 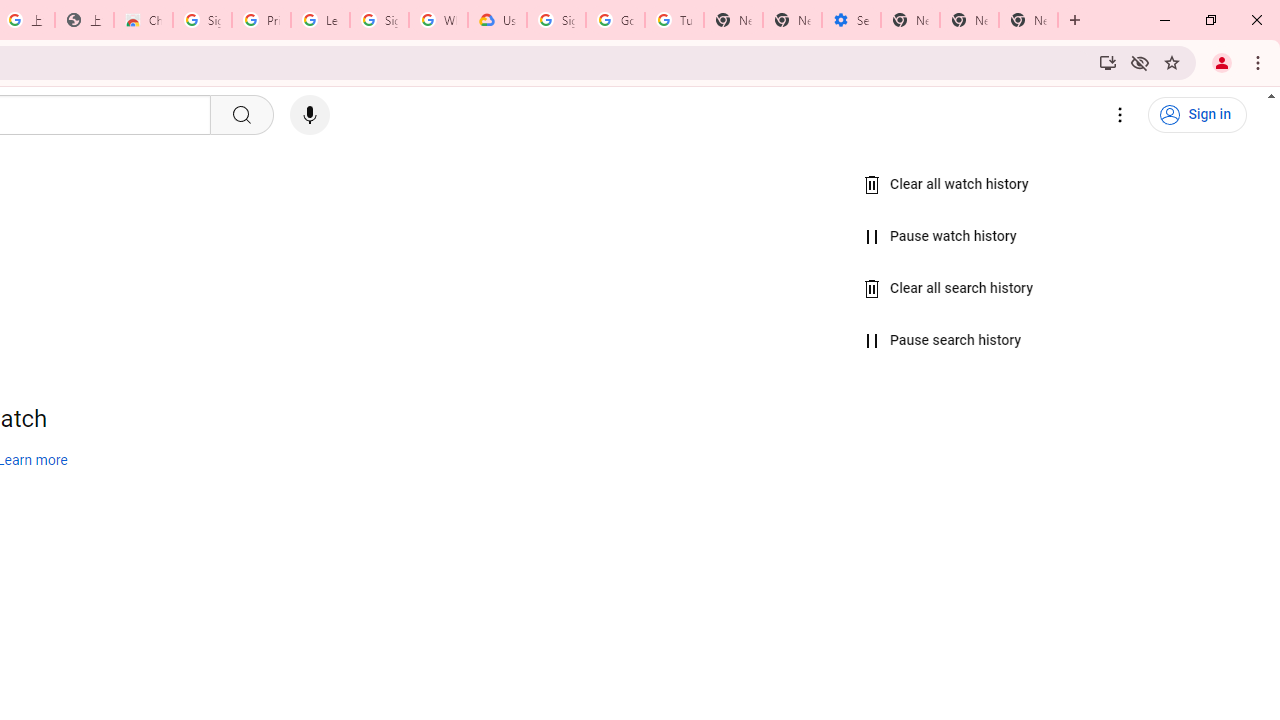 I want to click on 'Turn cookies on or off - Computer - Google Account Help', so click(x=674, y=20).